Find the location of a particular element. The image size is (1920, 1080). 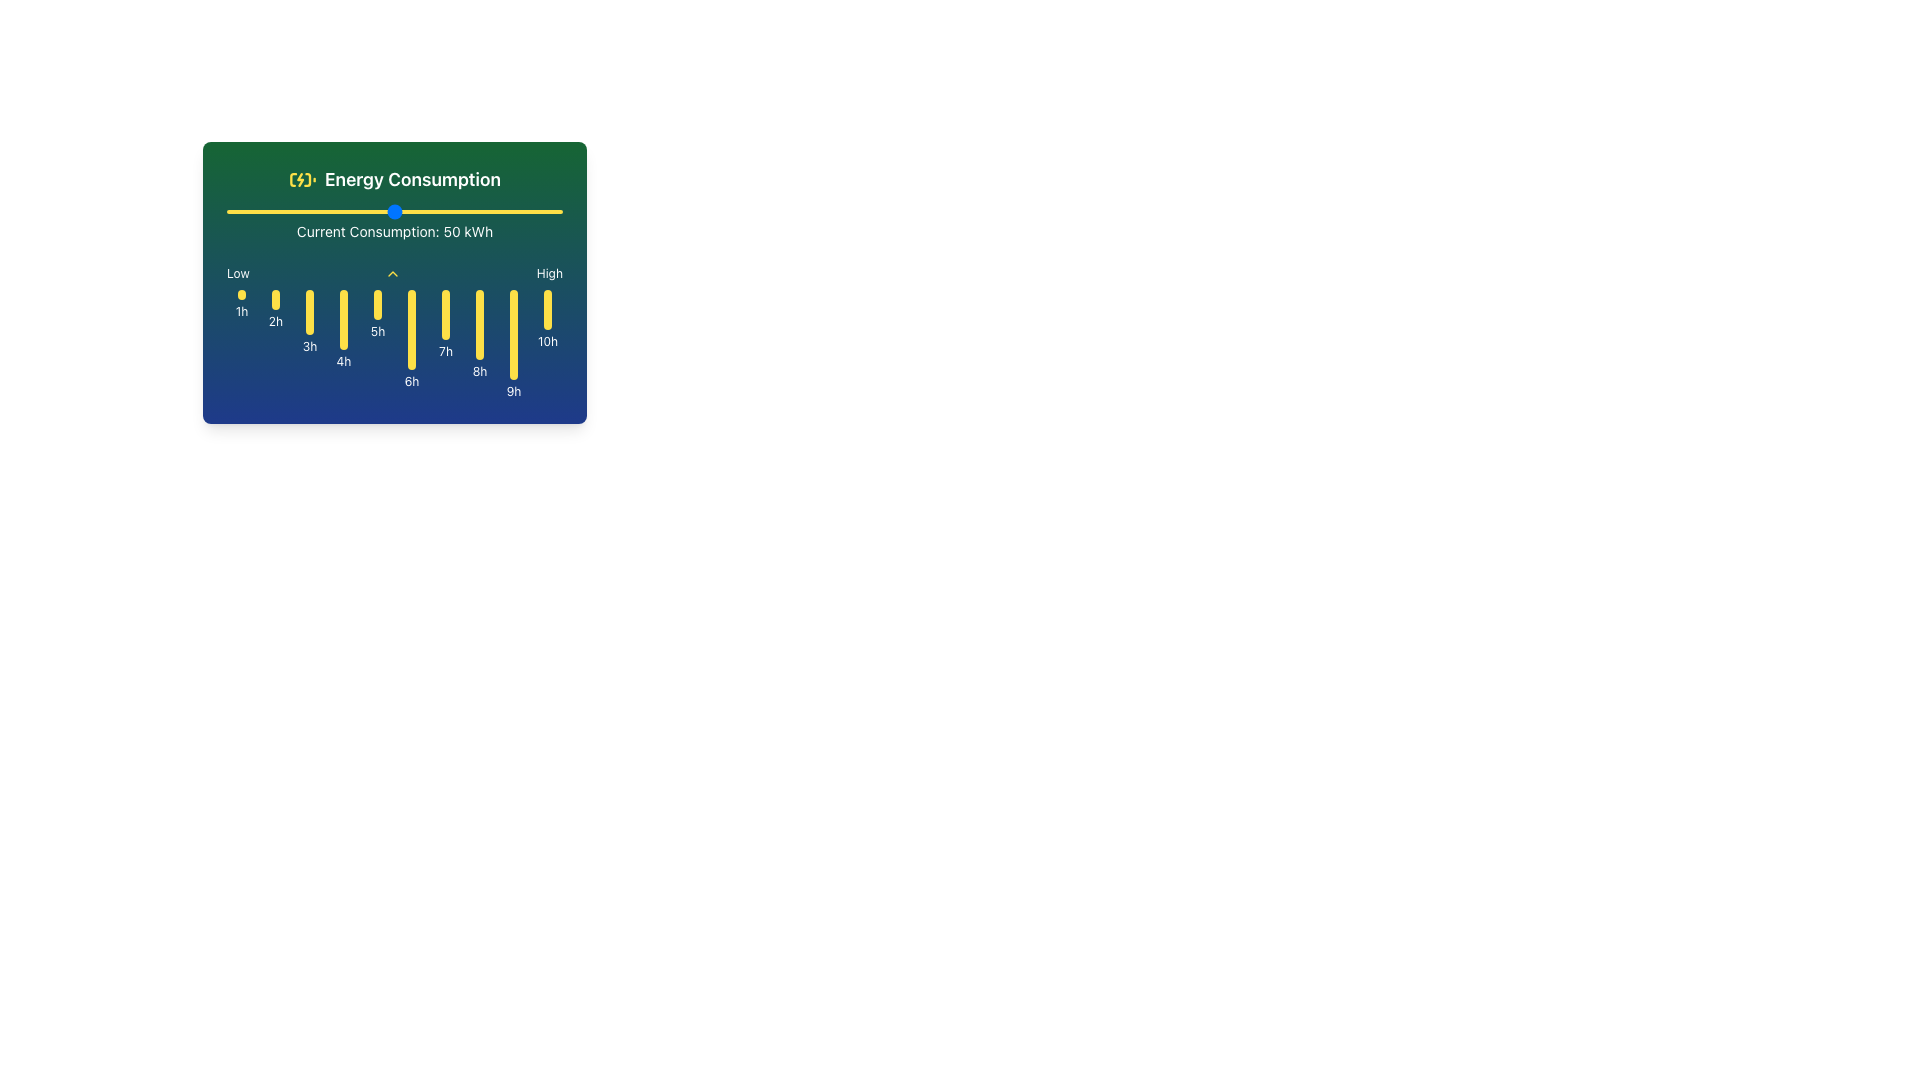

the static visual marker positioned above the '1h' label on the timeline graph is located at coordinates (240, 294).